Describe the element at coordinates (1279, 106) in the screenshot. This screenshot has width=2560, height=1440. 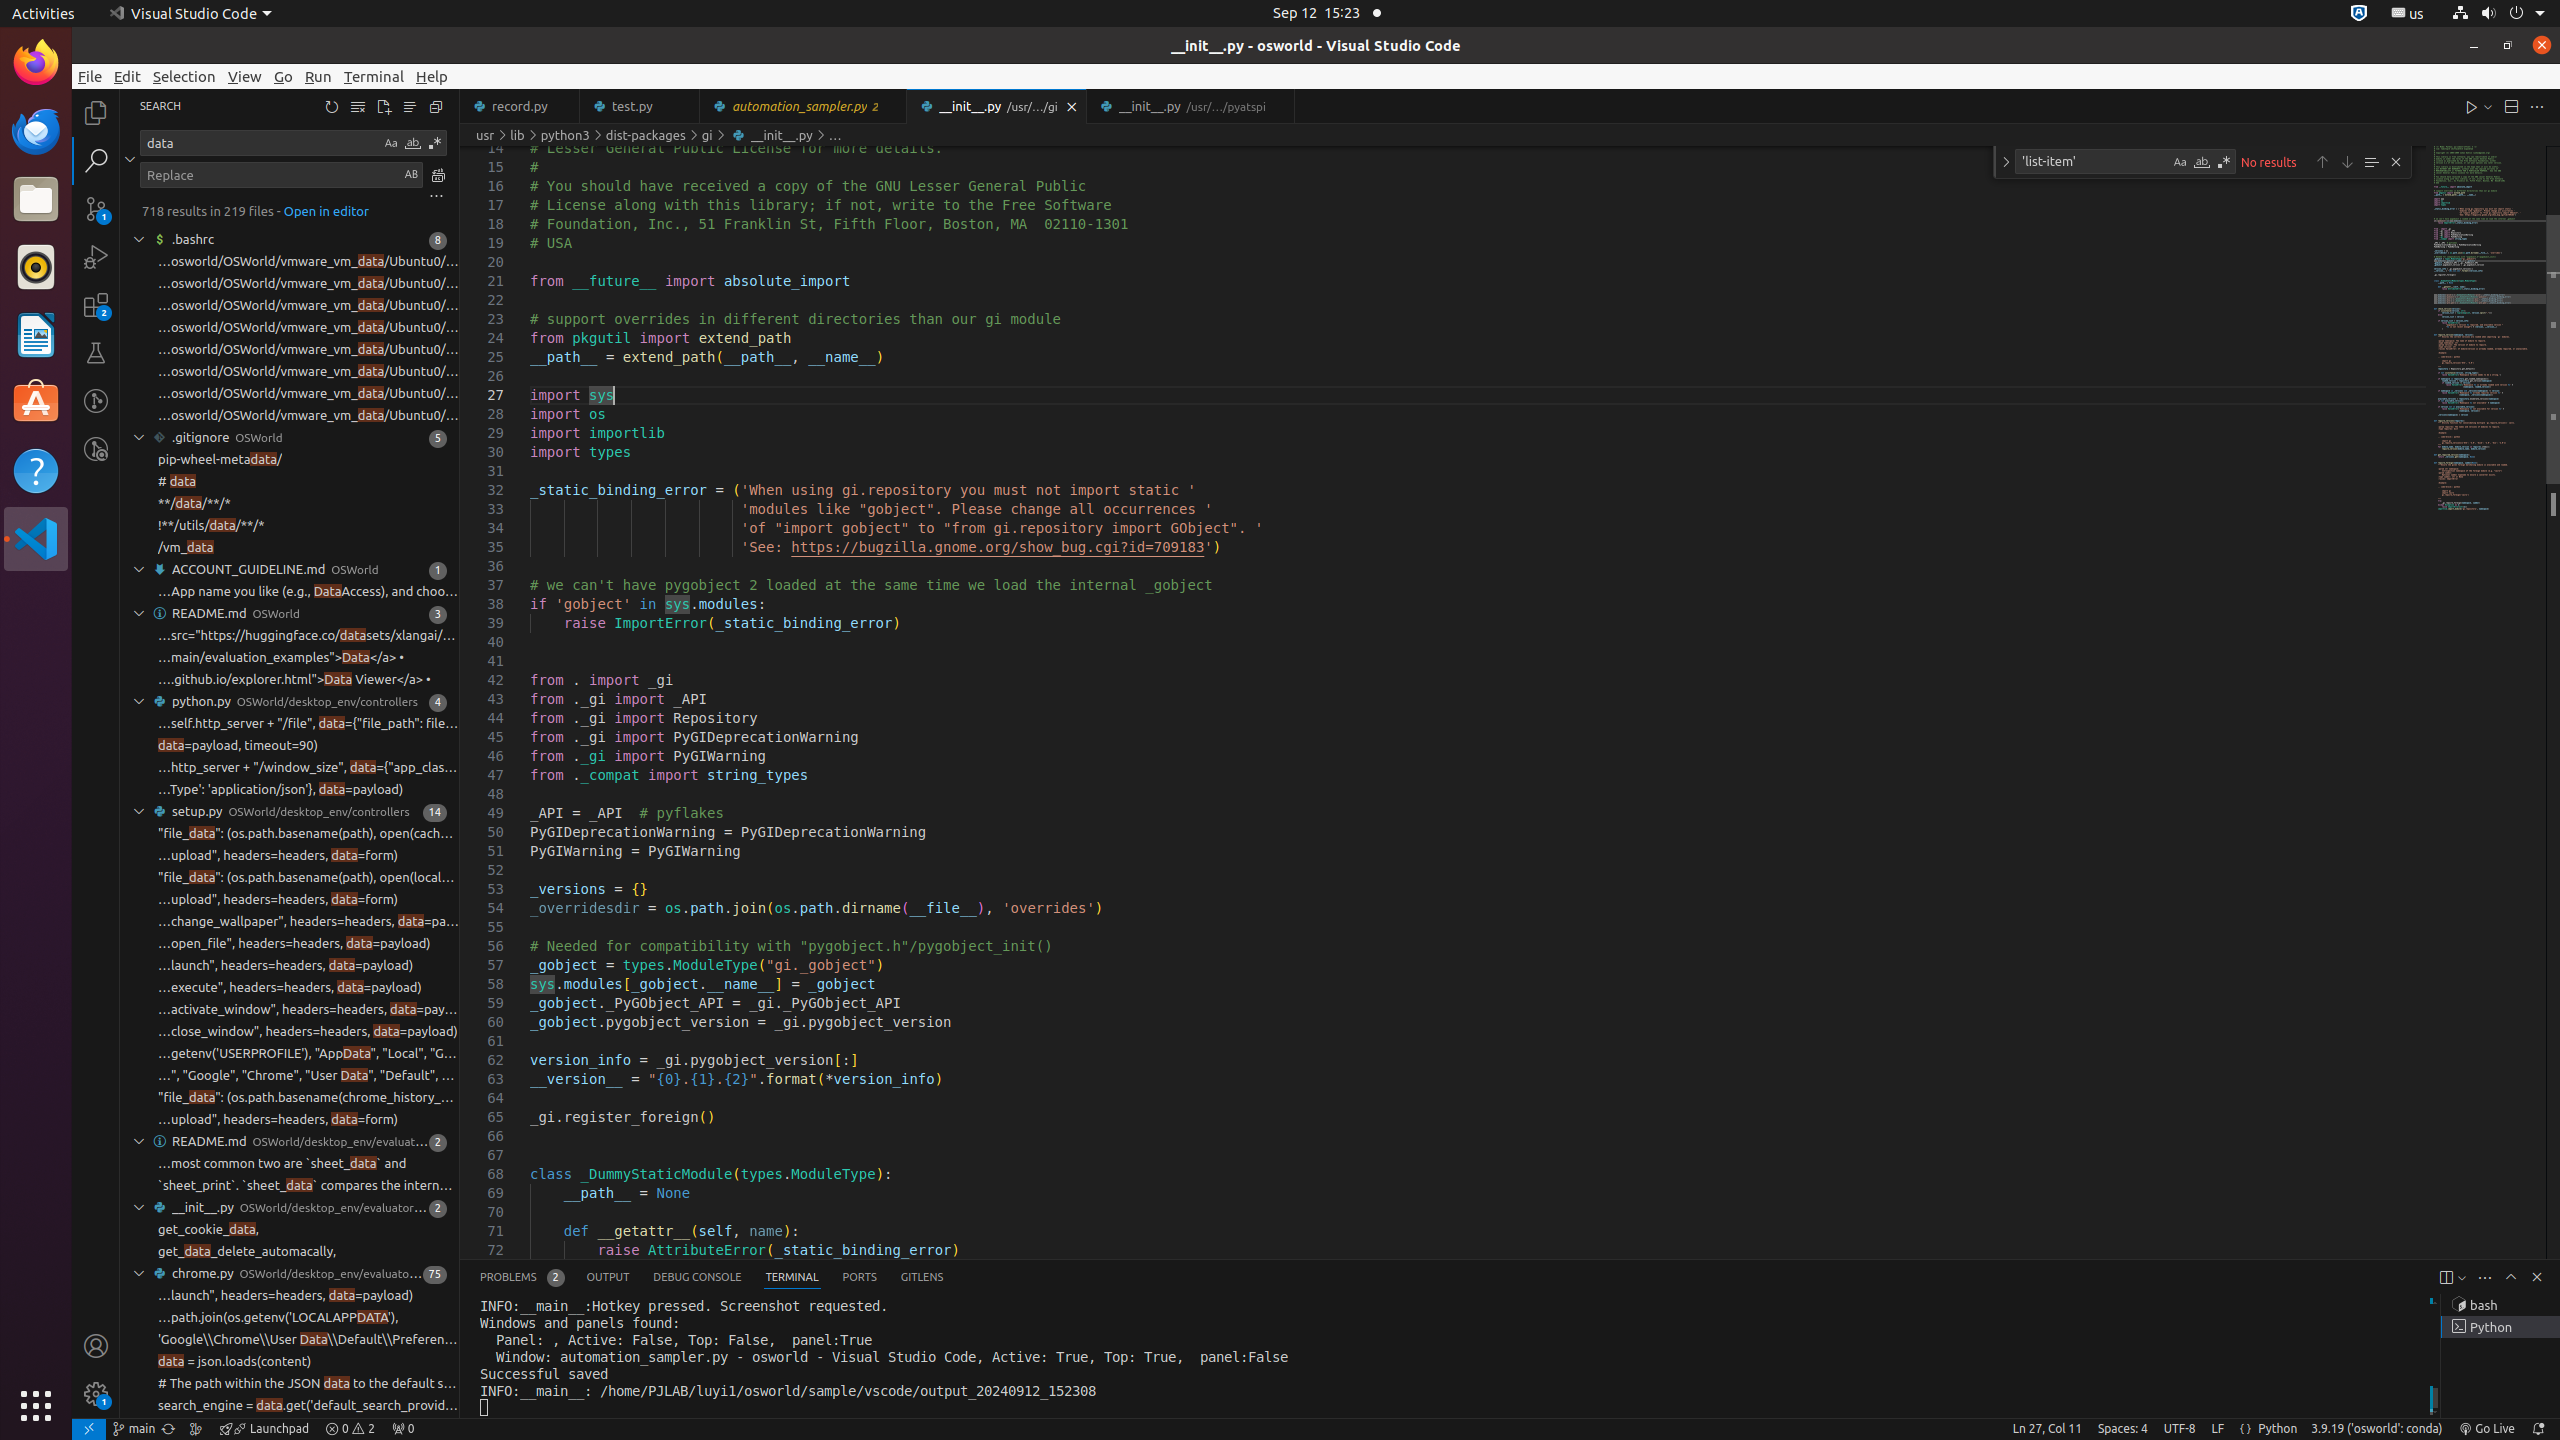
I see `'Close (Ctrl+W)'` at that location.